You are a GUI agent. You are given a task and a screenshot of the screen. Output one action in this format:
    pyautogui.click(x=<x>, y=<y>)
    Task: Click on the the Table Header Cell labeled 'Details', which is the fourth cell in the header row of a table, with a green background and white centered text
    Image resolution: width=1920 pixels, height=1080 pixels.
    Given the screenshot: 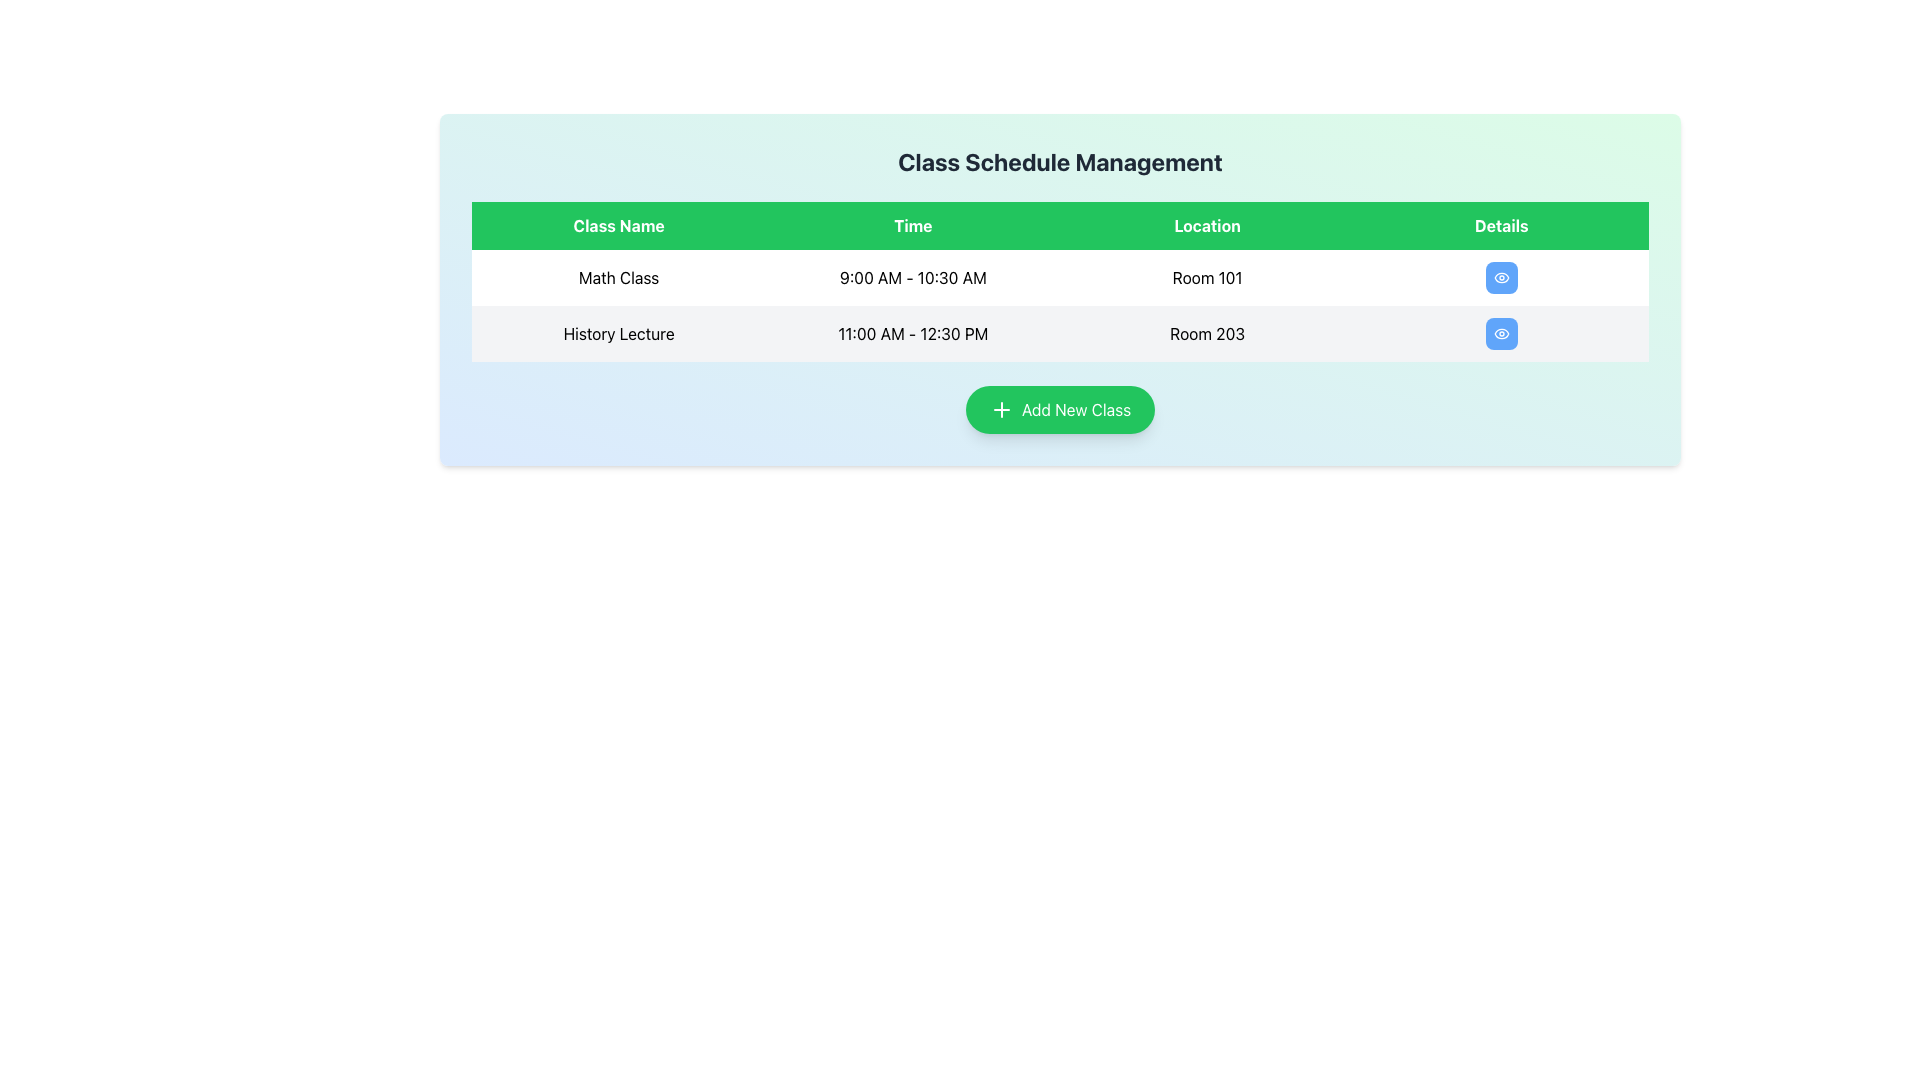 What is the action you would take?
    pyautogui.click(x=1501, y=225)
    